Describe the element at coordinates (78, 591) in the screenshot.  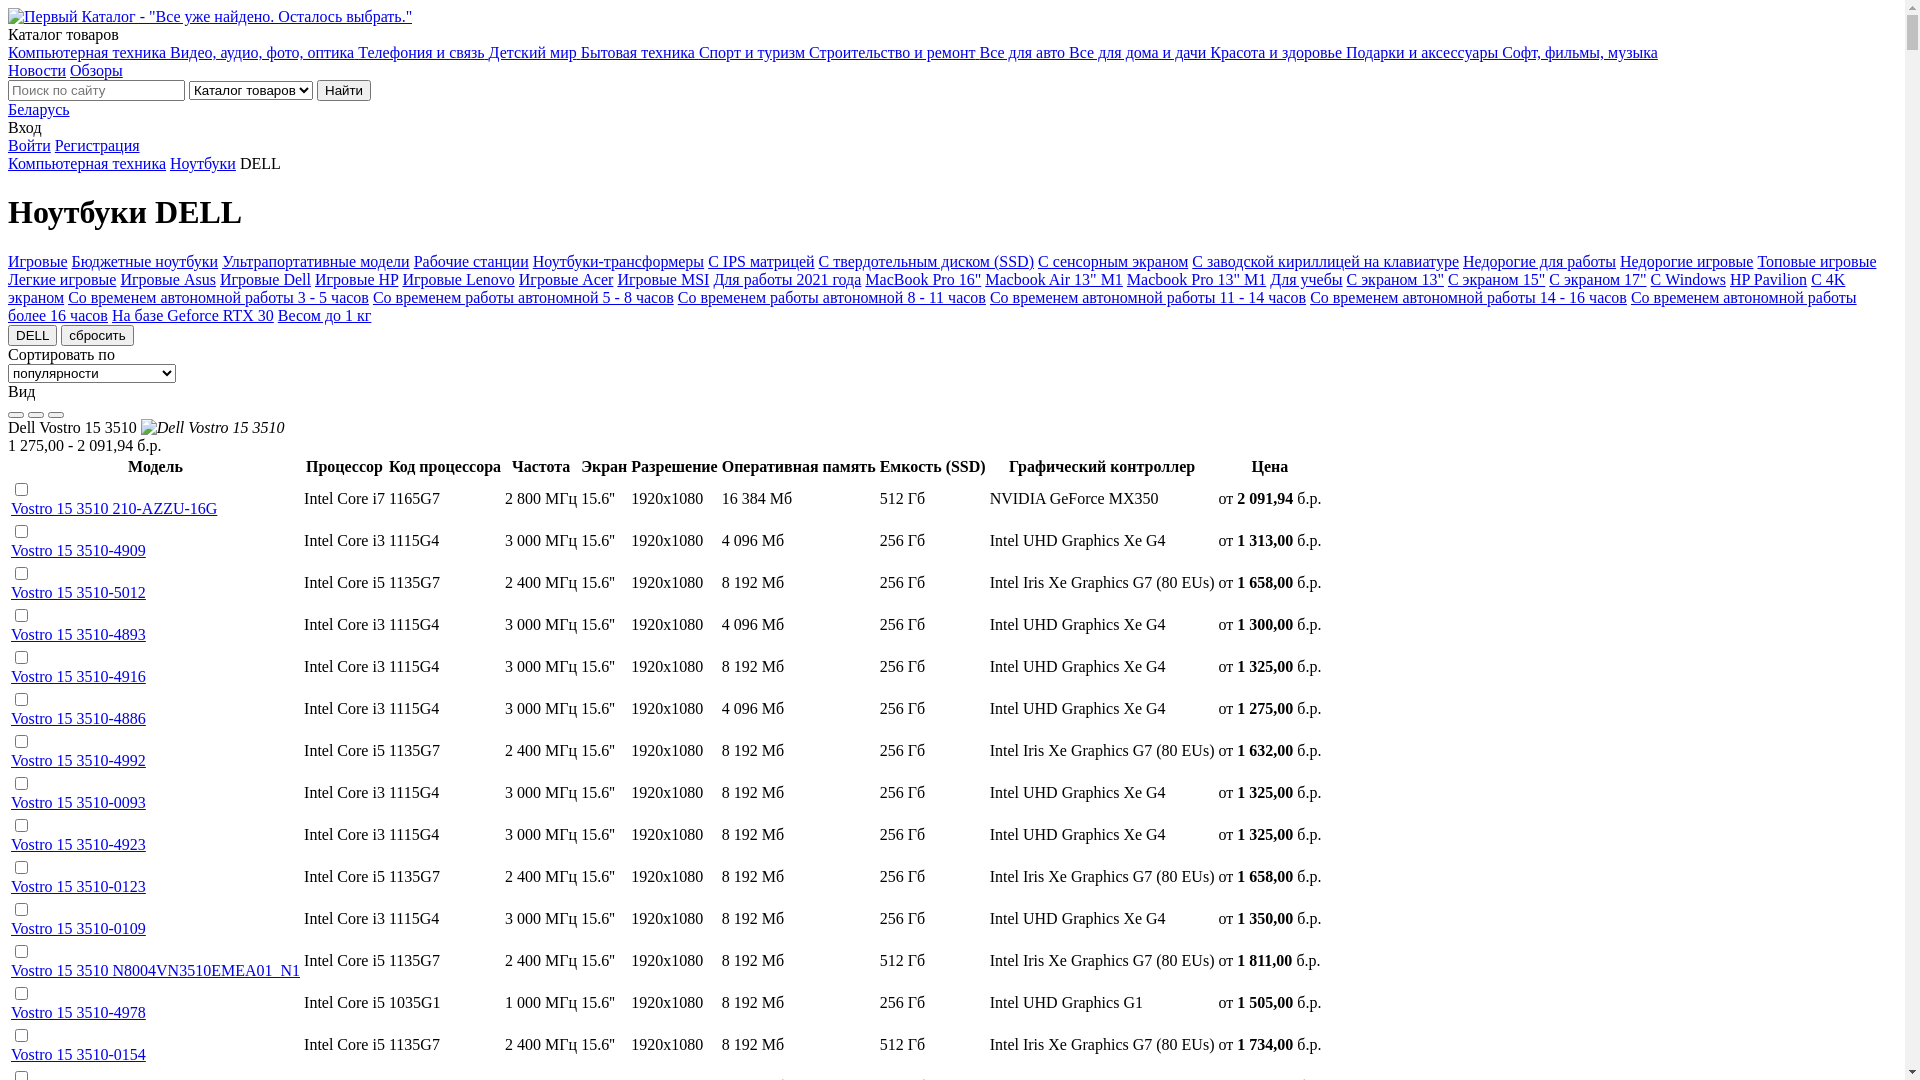
I see `'Vostro 15 3510-5012'` at that location.